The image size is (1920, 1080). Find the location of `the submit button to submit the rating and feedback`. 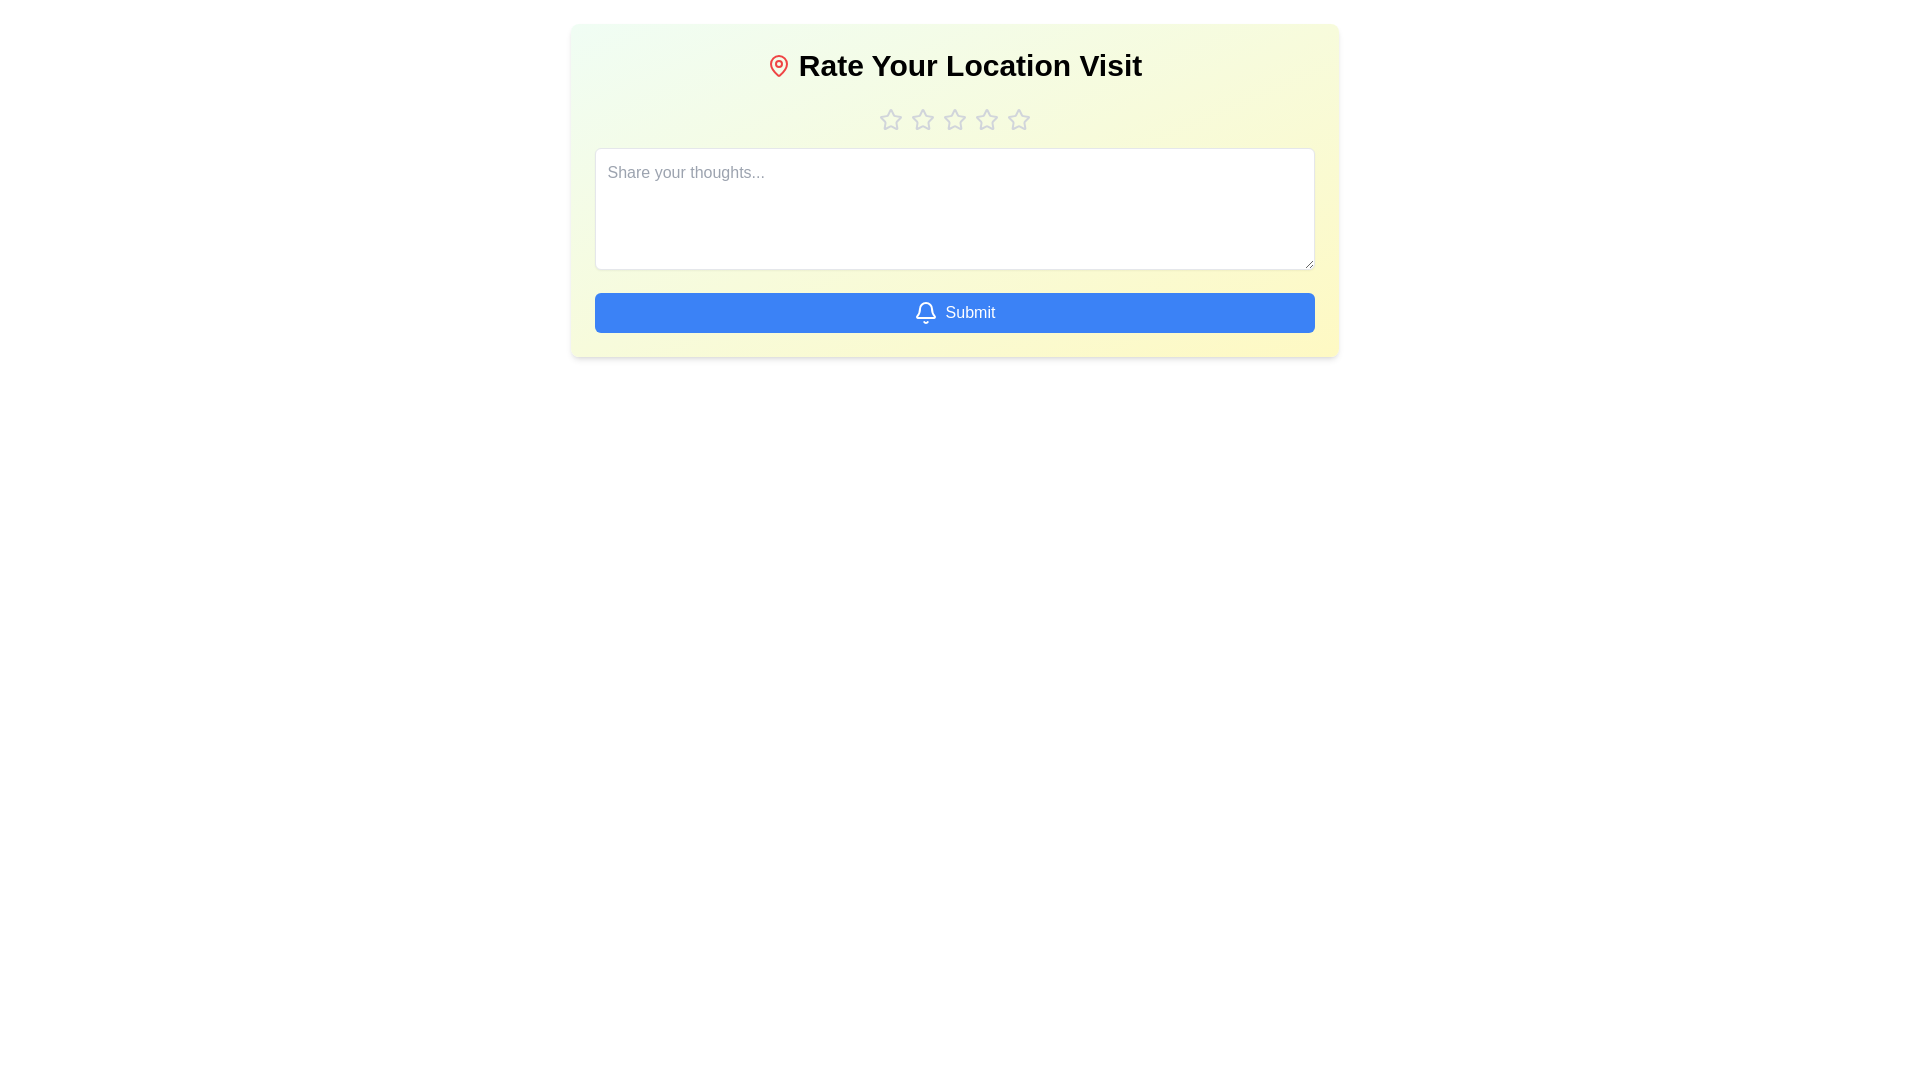

the submit button to submit the rating and feedback is located at coordinates (953, 312).